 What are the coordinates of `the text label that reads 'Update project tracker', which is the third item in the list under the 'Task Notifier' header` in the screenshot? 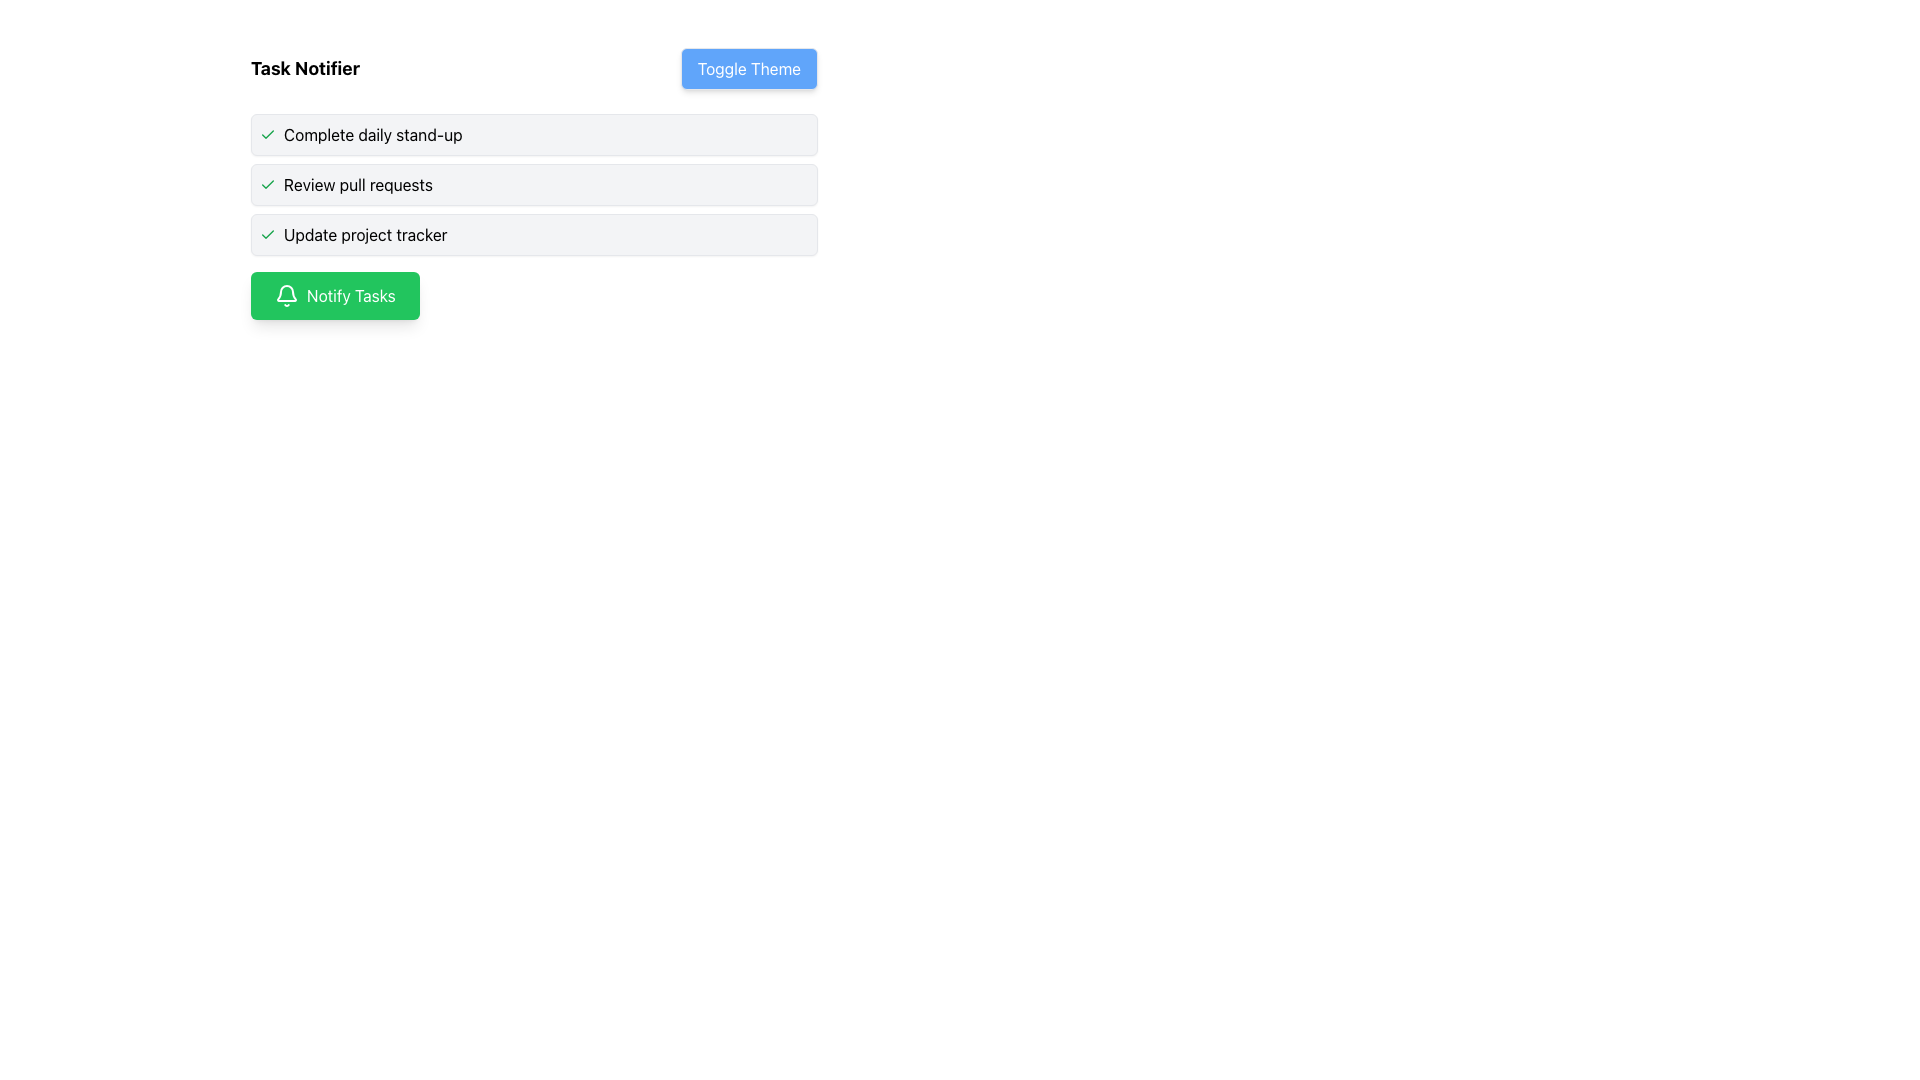 It's located at (365, 234).